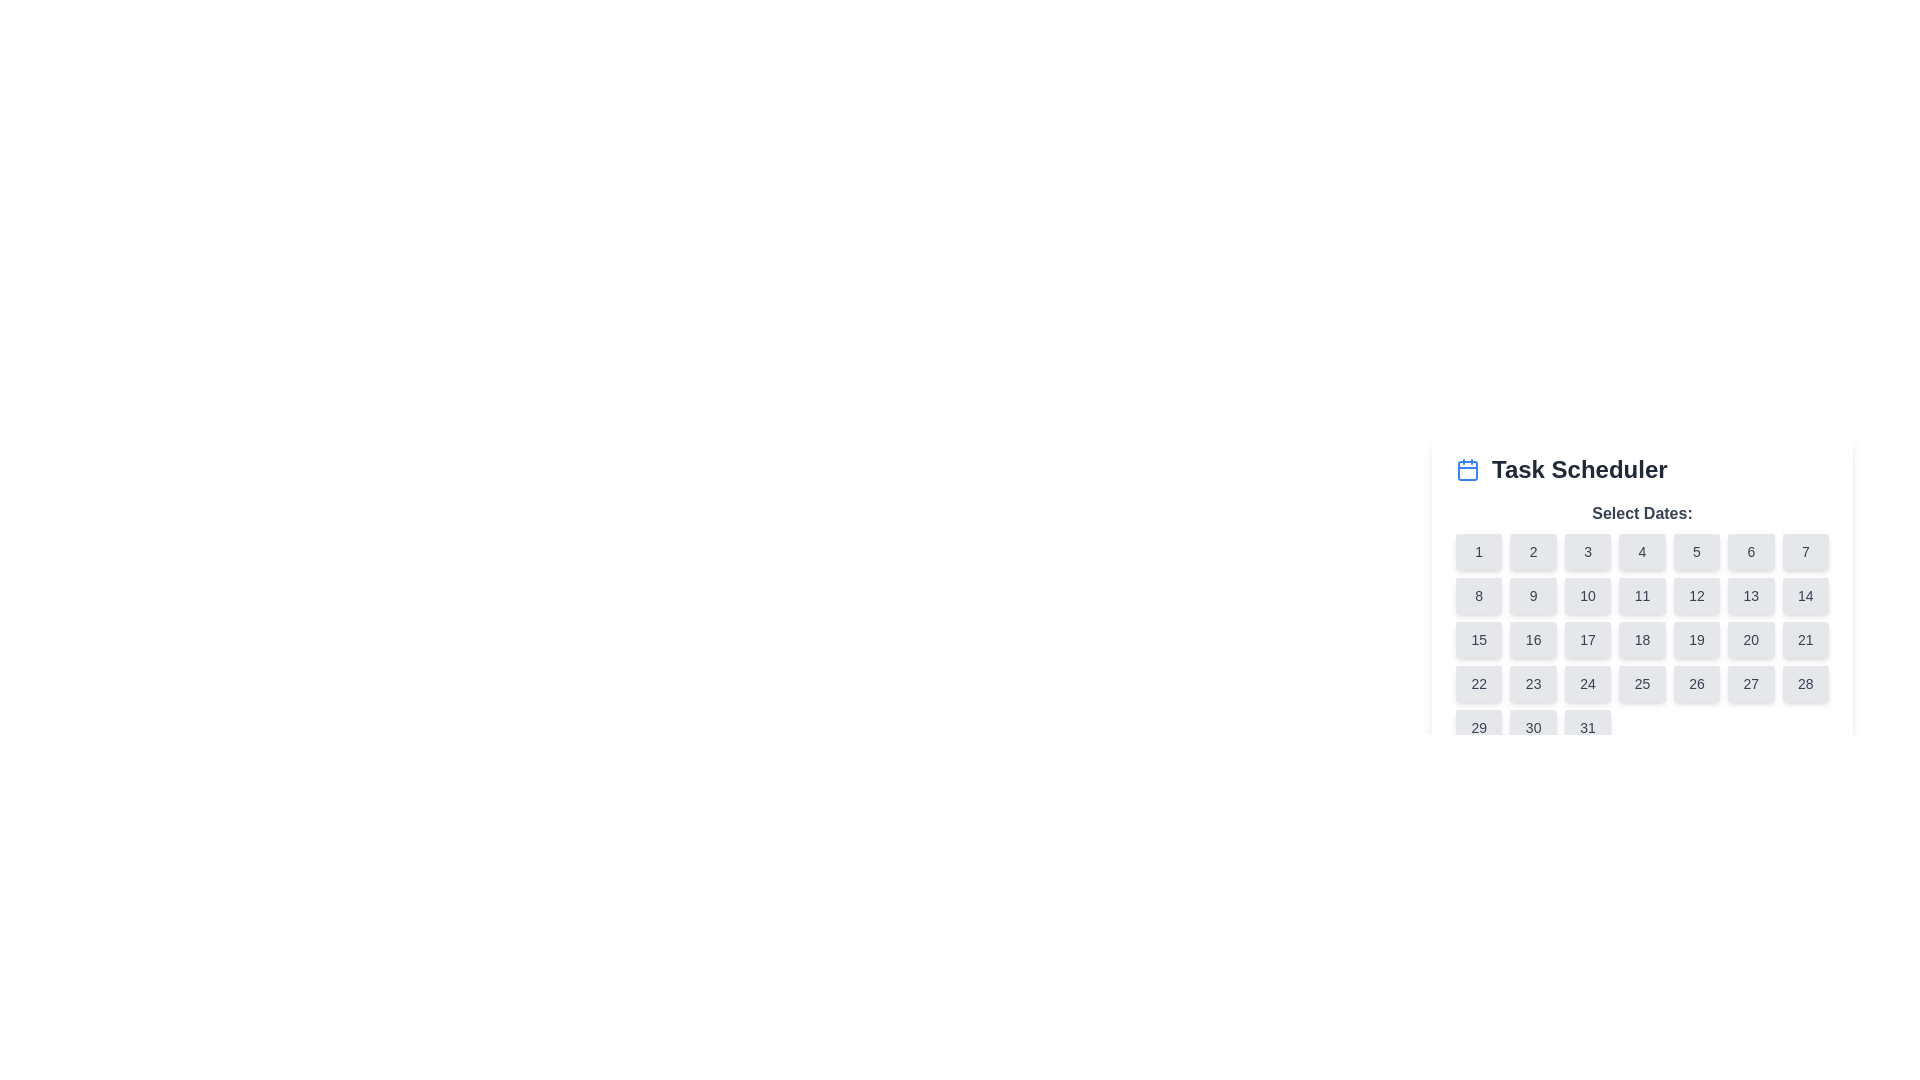  I want to click on the rounded rectangular button labeled '20' in the Task Scheduler, so click(1750, 640).